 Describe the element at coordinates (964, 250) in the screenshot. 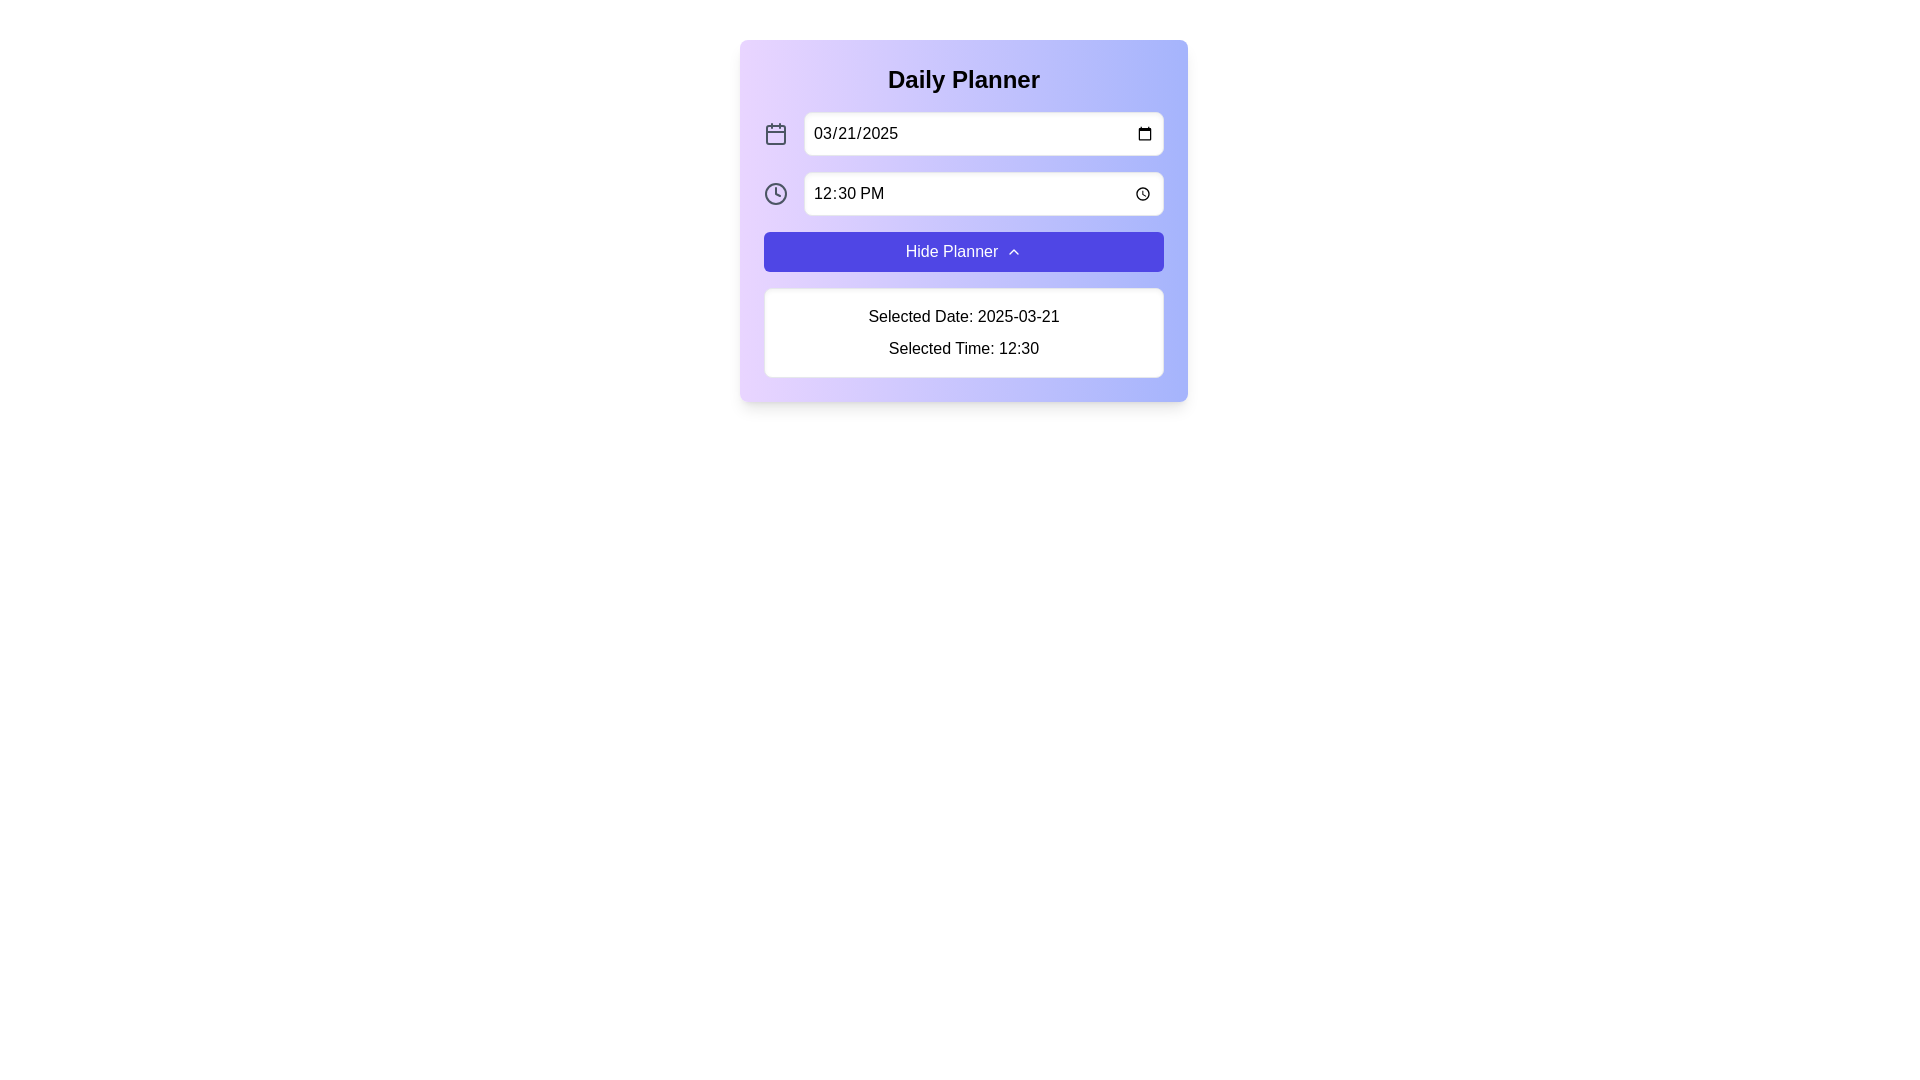

I see `the 'Hide Planner' button with a solid indigo background and white text, located below the datetime input fields` at that location.